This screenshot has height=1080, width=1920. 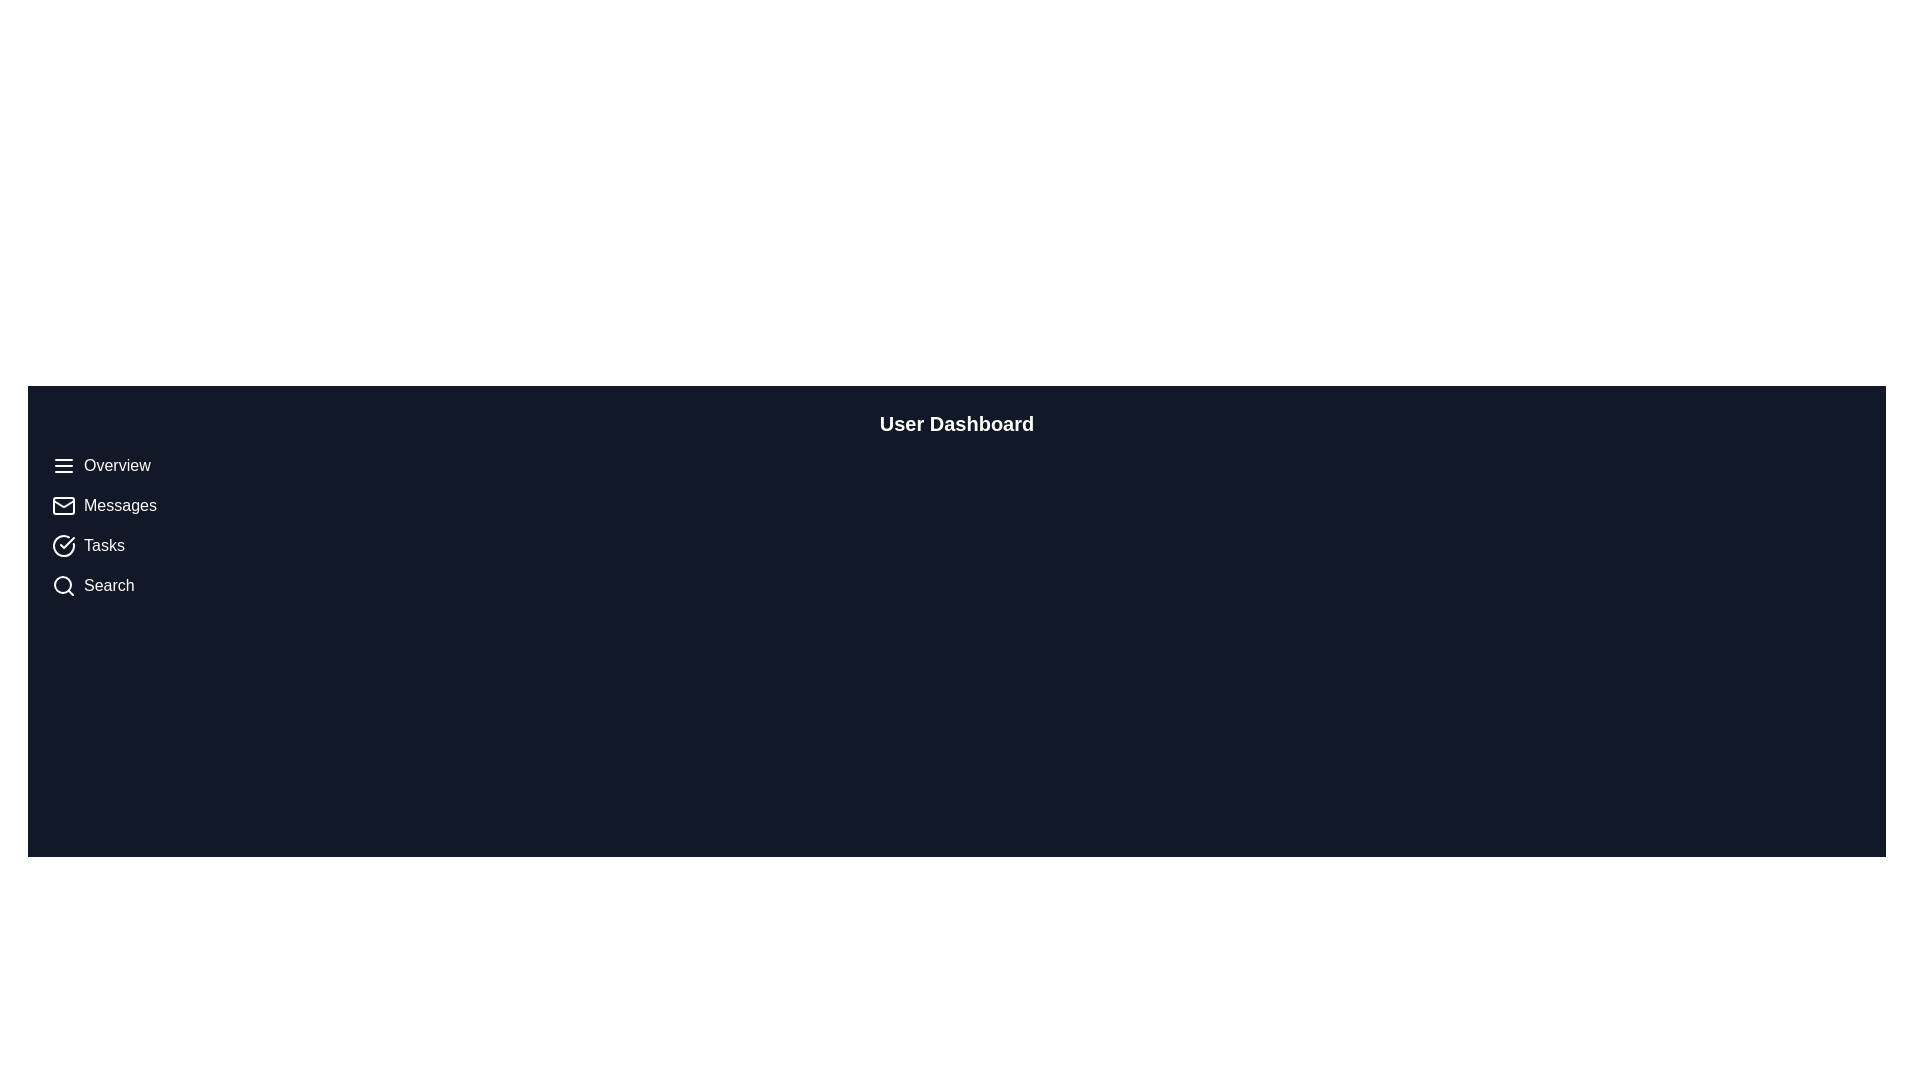 I want to click on the SVG Circle Component located within the magnifying glass icon in the sidebar below the textual labels, so click(x=62, y=585).